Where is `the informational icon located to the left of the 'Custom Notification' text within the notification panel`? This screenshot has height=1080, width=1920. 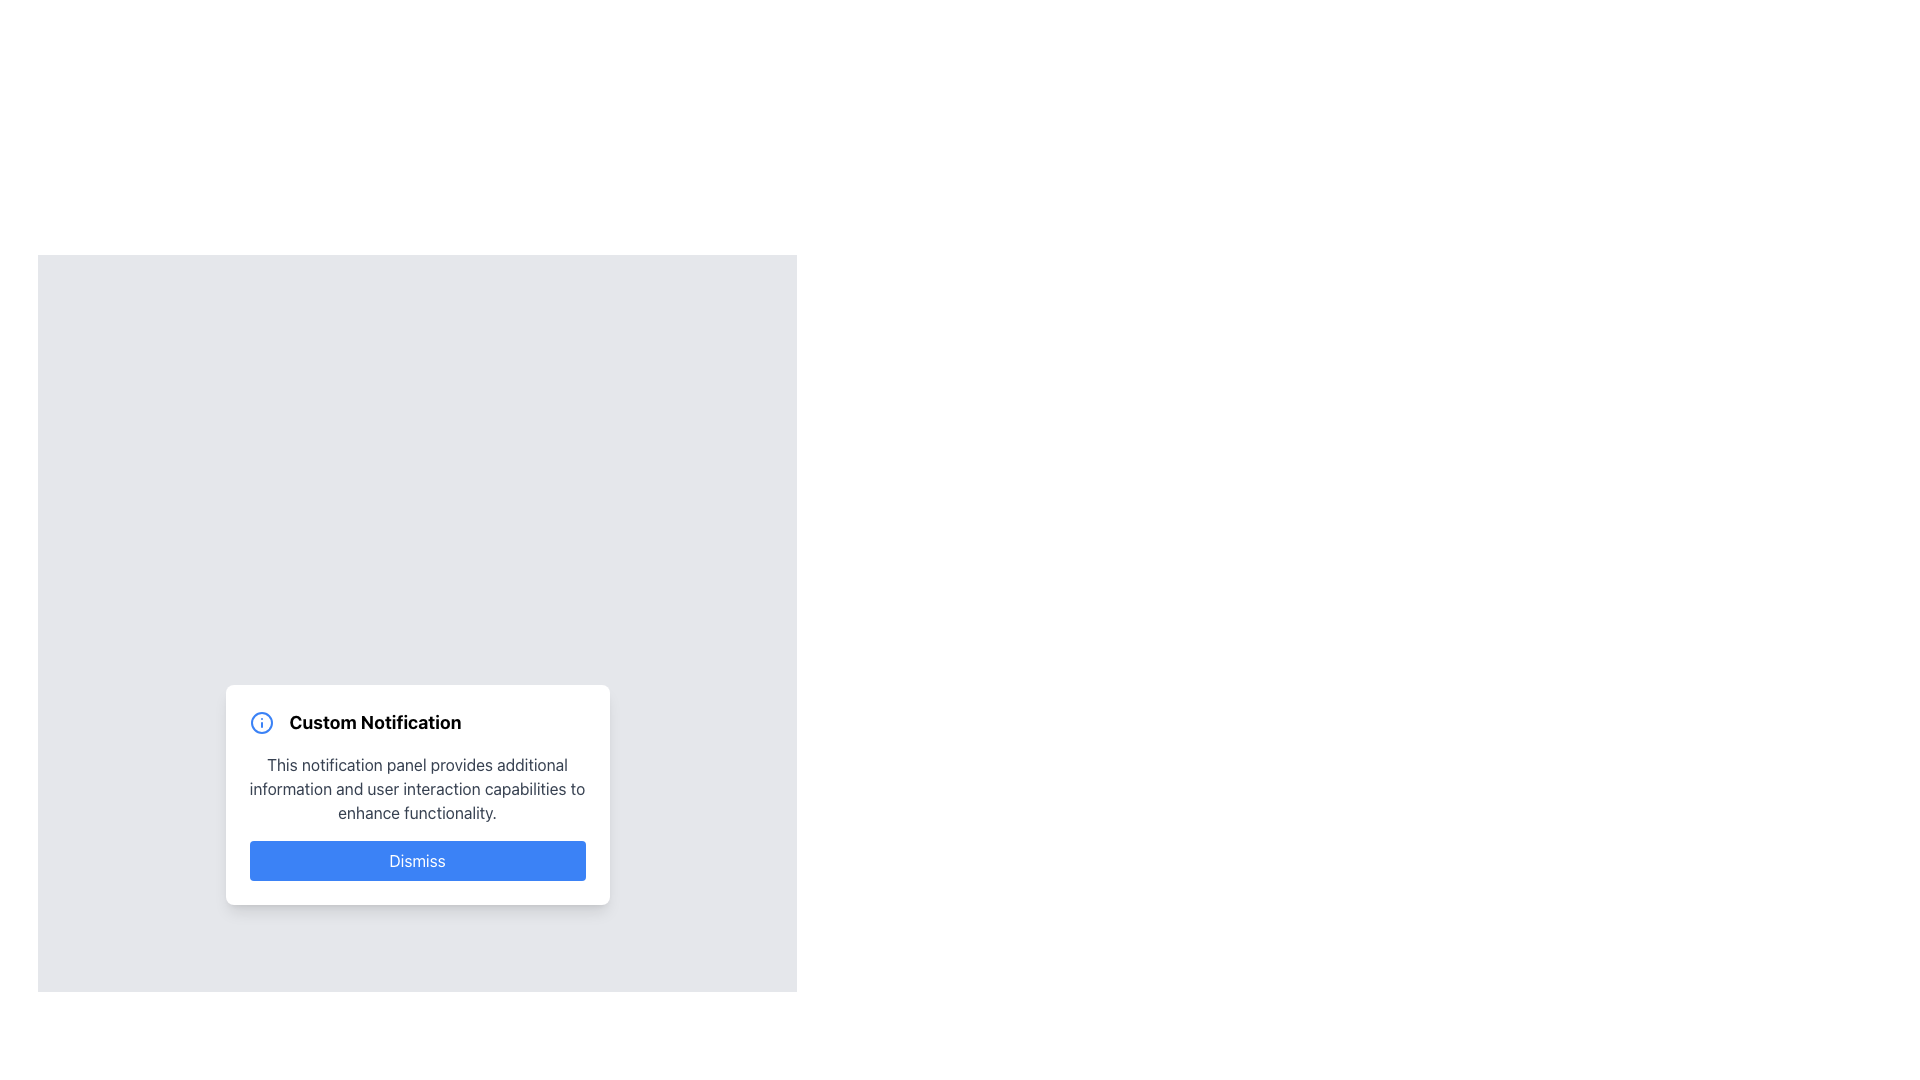 the informational icon located to the left of the 'Custom Notification' text within the notification panel is located at coordinates (260, 722).